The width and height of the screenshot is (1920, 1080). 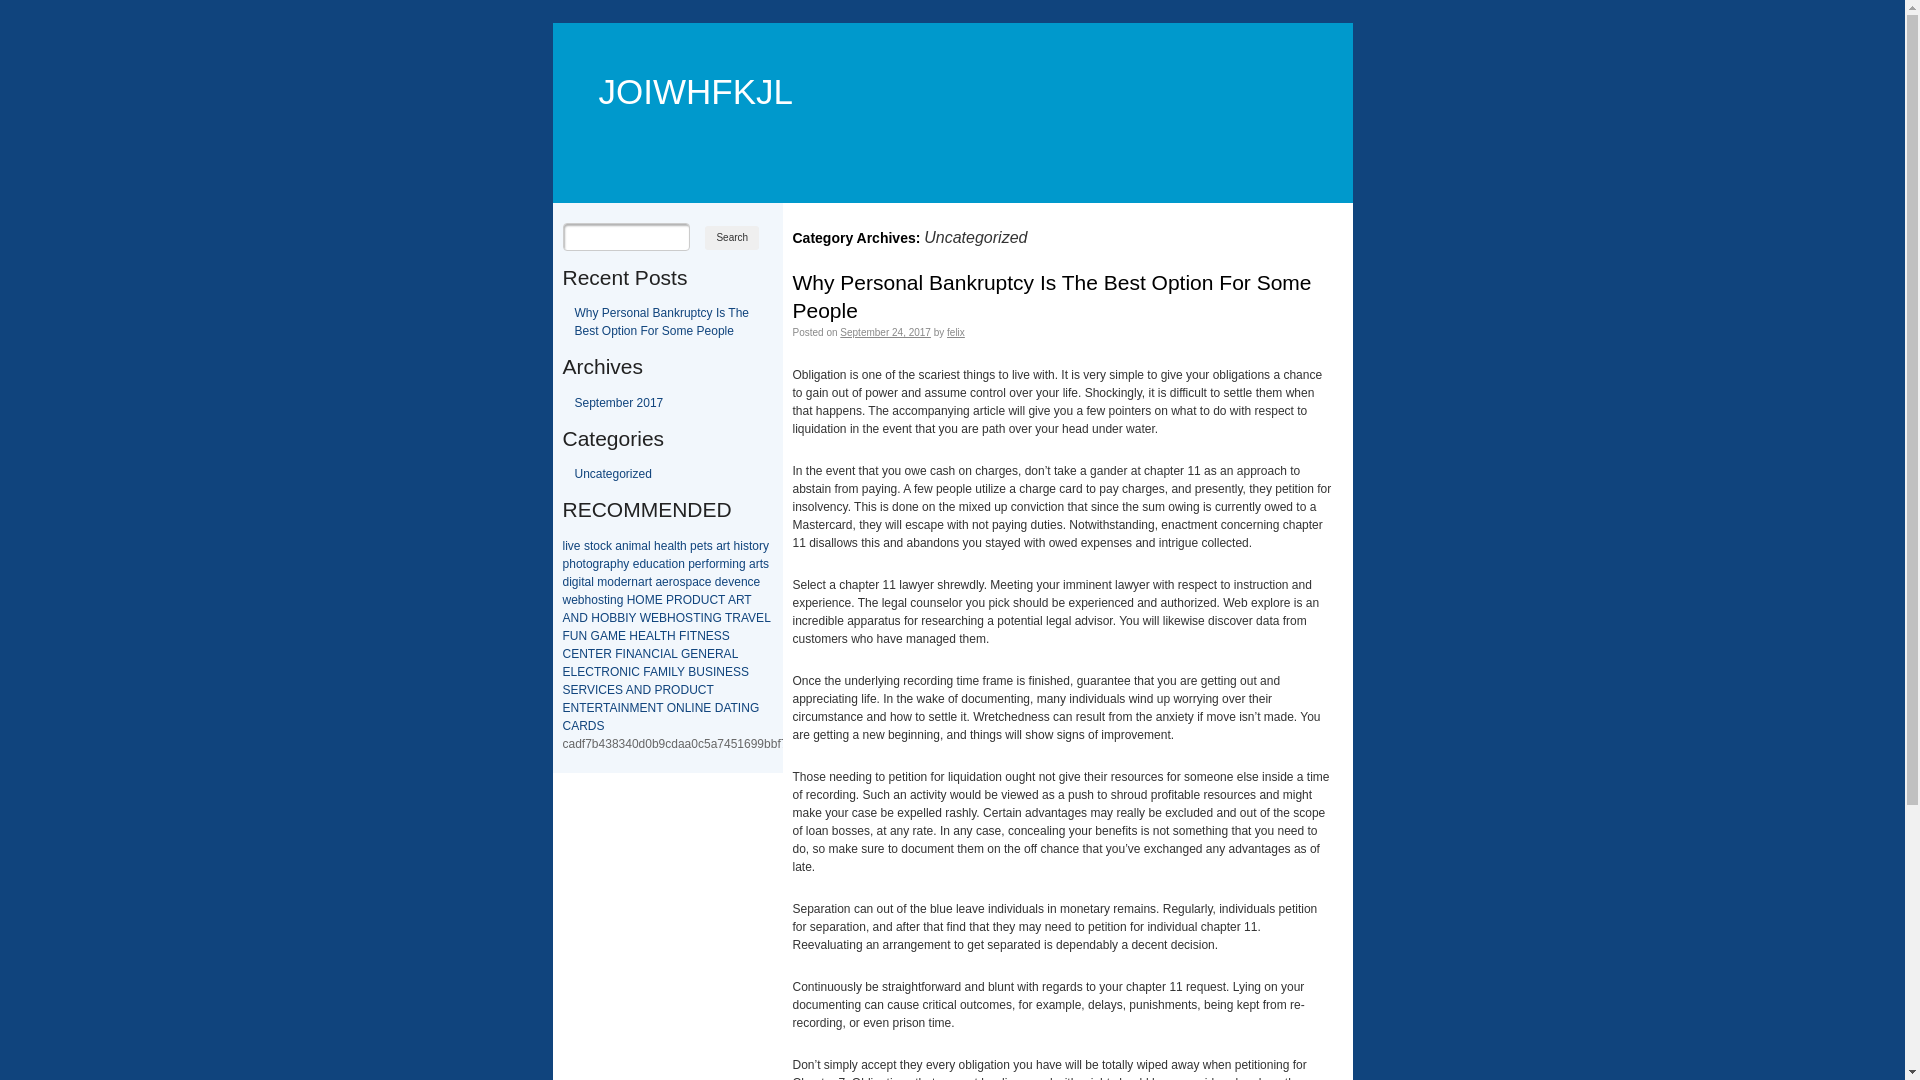 What do you see at coordinates (608, 599) in the screenshot?
I see `'n'` at bounding box center [608, 599].